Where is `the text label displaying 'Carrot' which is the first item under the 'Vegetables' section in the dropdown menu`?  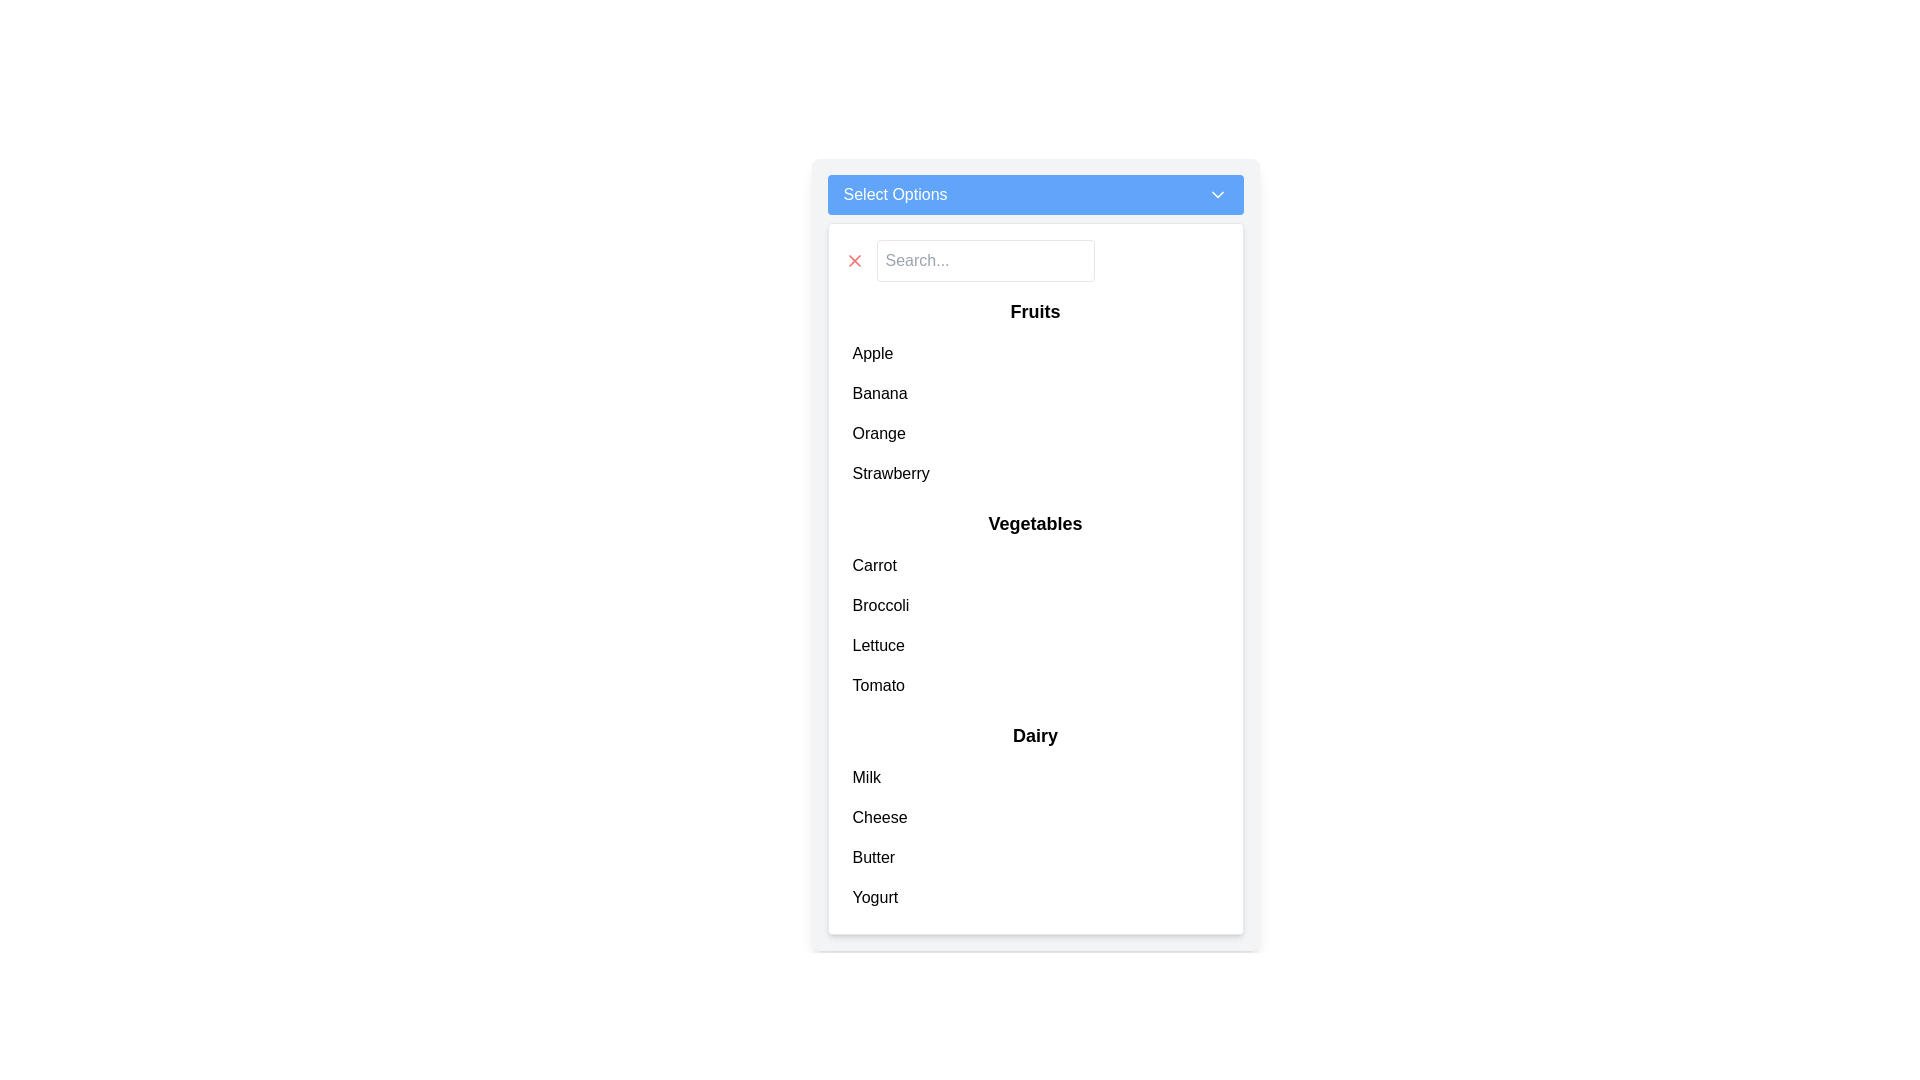
the text label displaying 'Carrot' which is the first item under the 'Vegetables' section in the dropdown menu is located at coordinates (874, 566).